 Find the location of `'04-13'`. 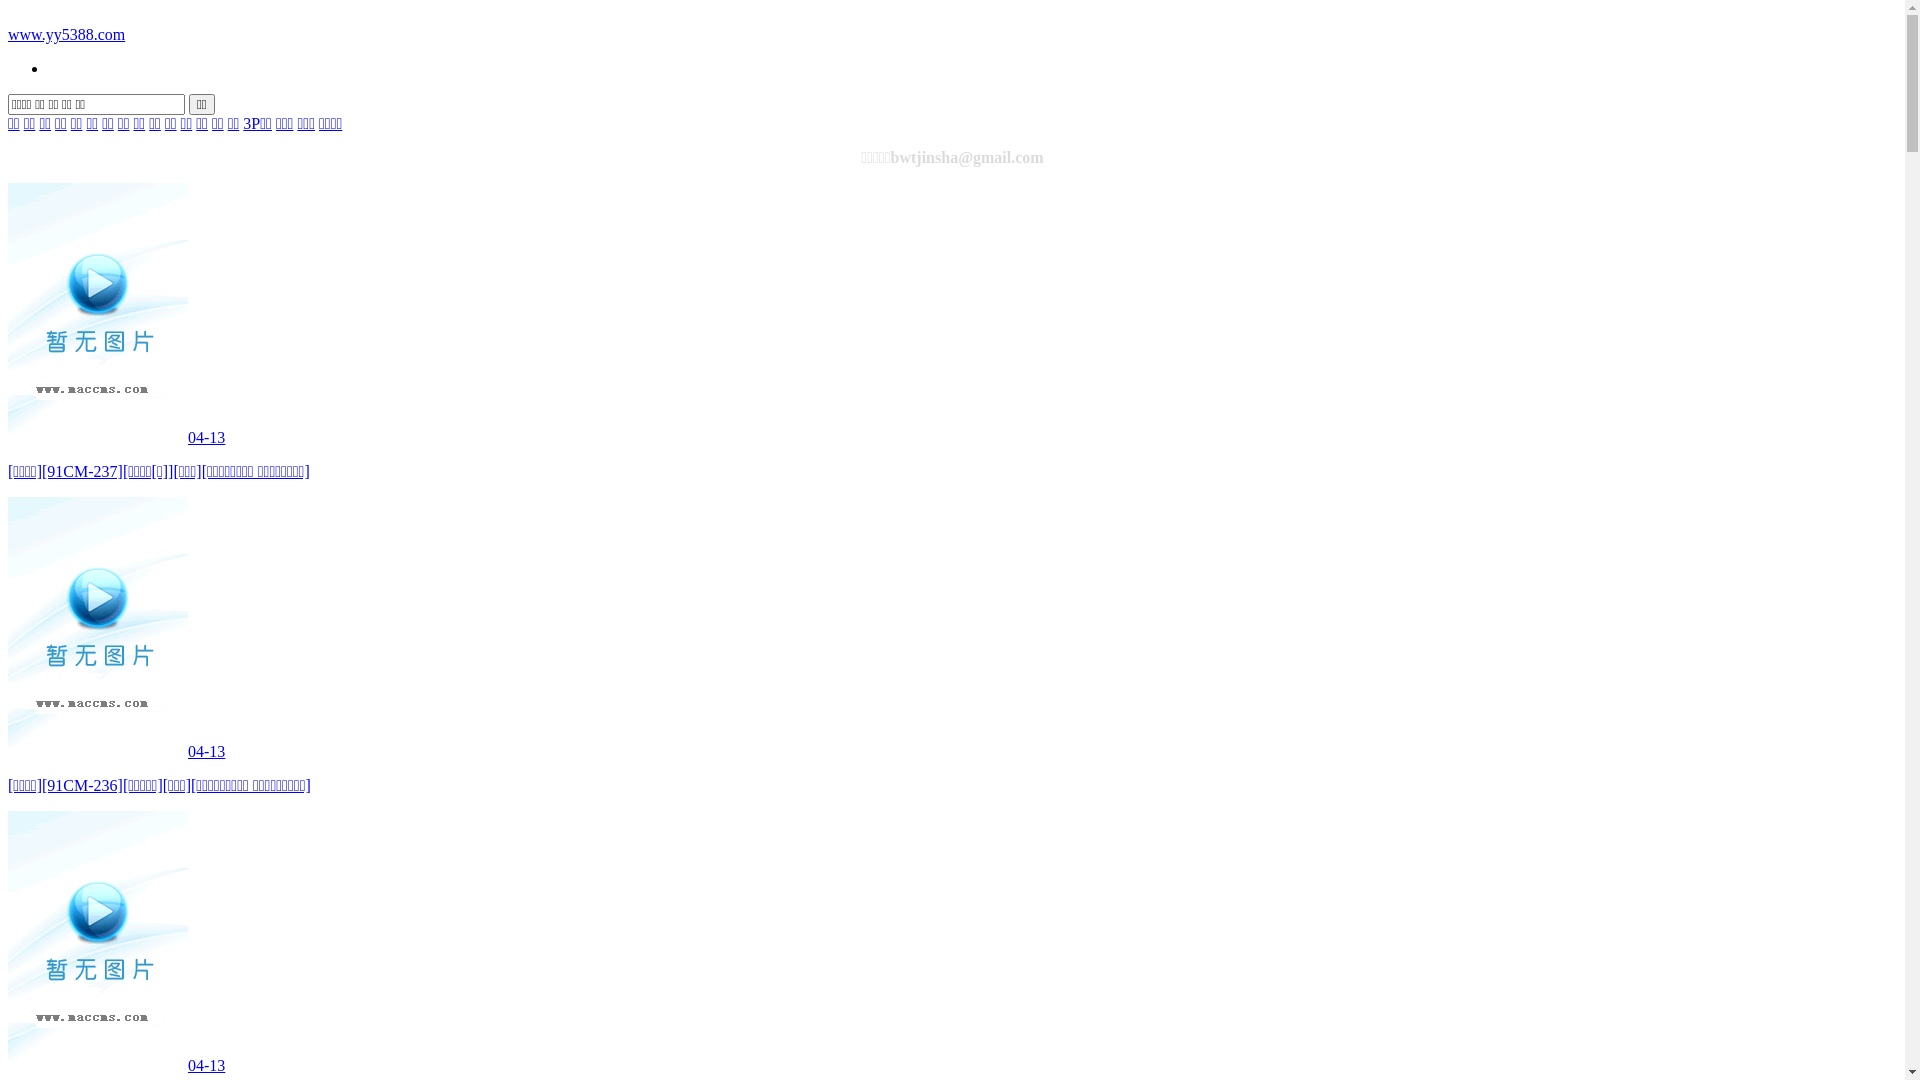

'04-13' is located at coordinates (115, 751).